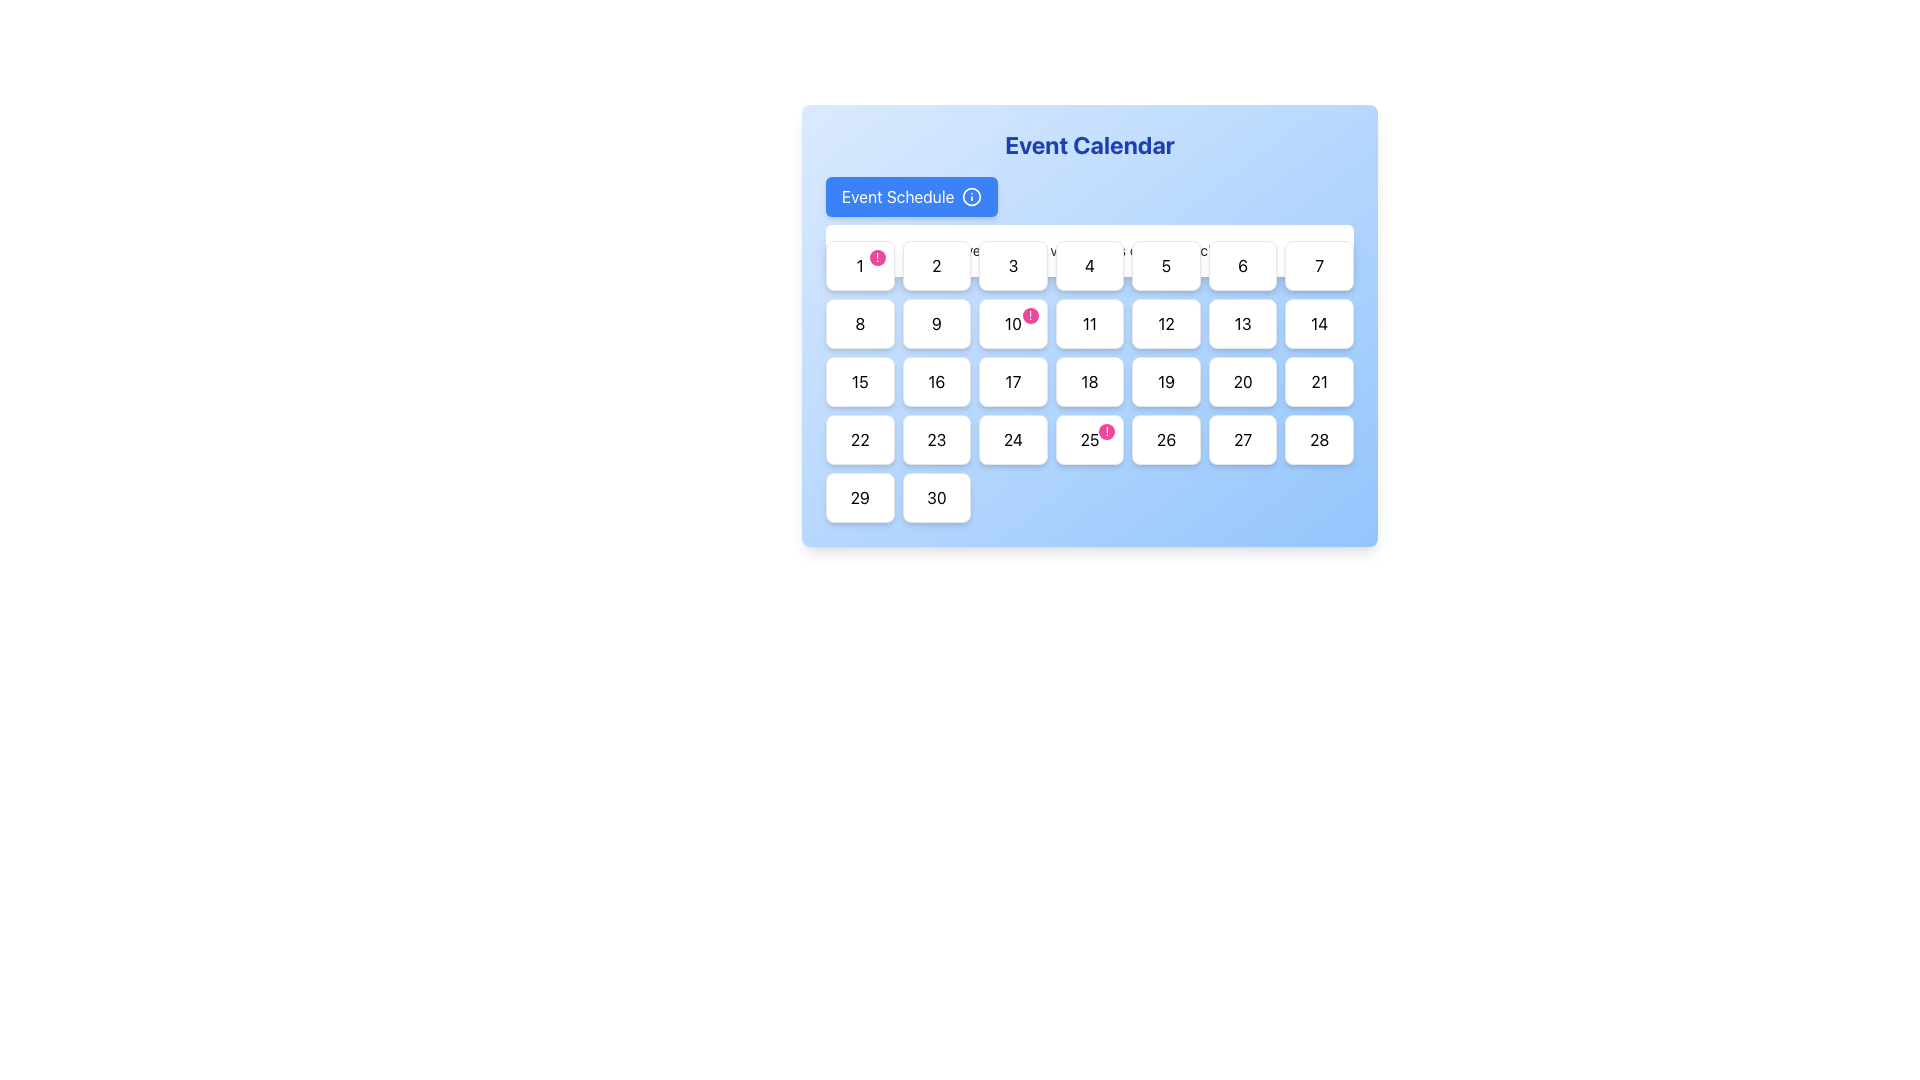 Image resolution: width=1920 pixels, height=1080 pixels. I want to click on the date button marked '11' in the calendar interface, so click(1088, 323).